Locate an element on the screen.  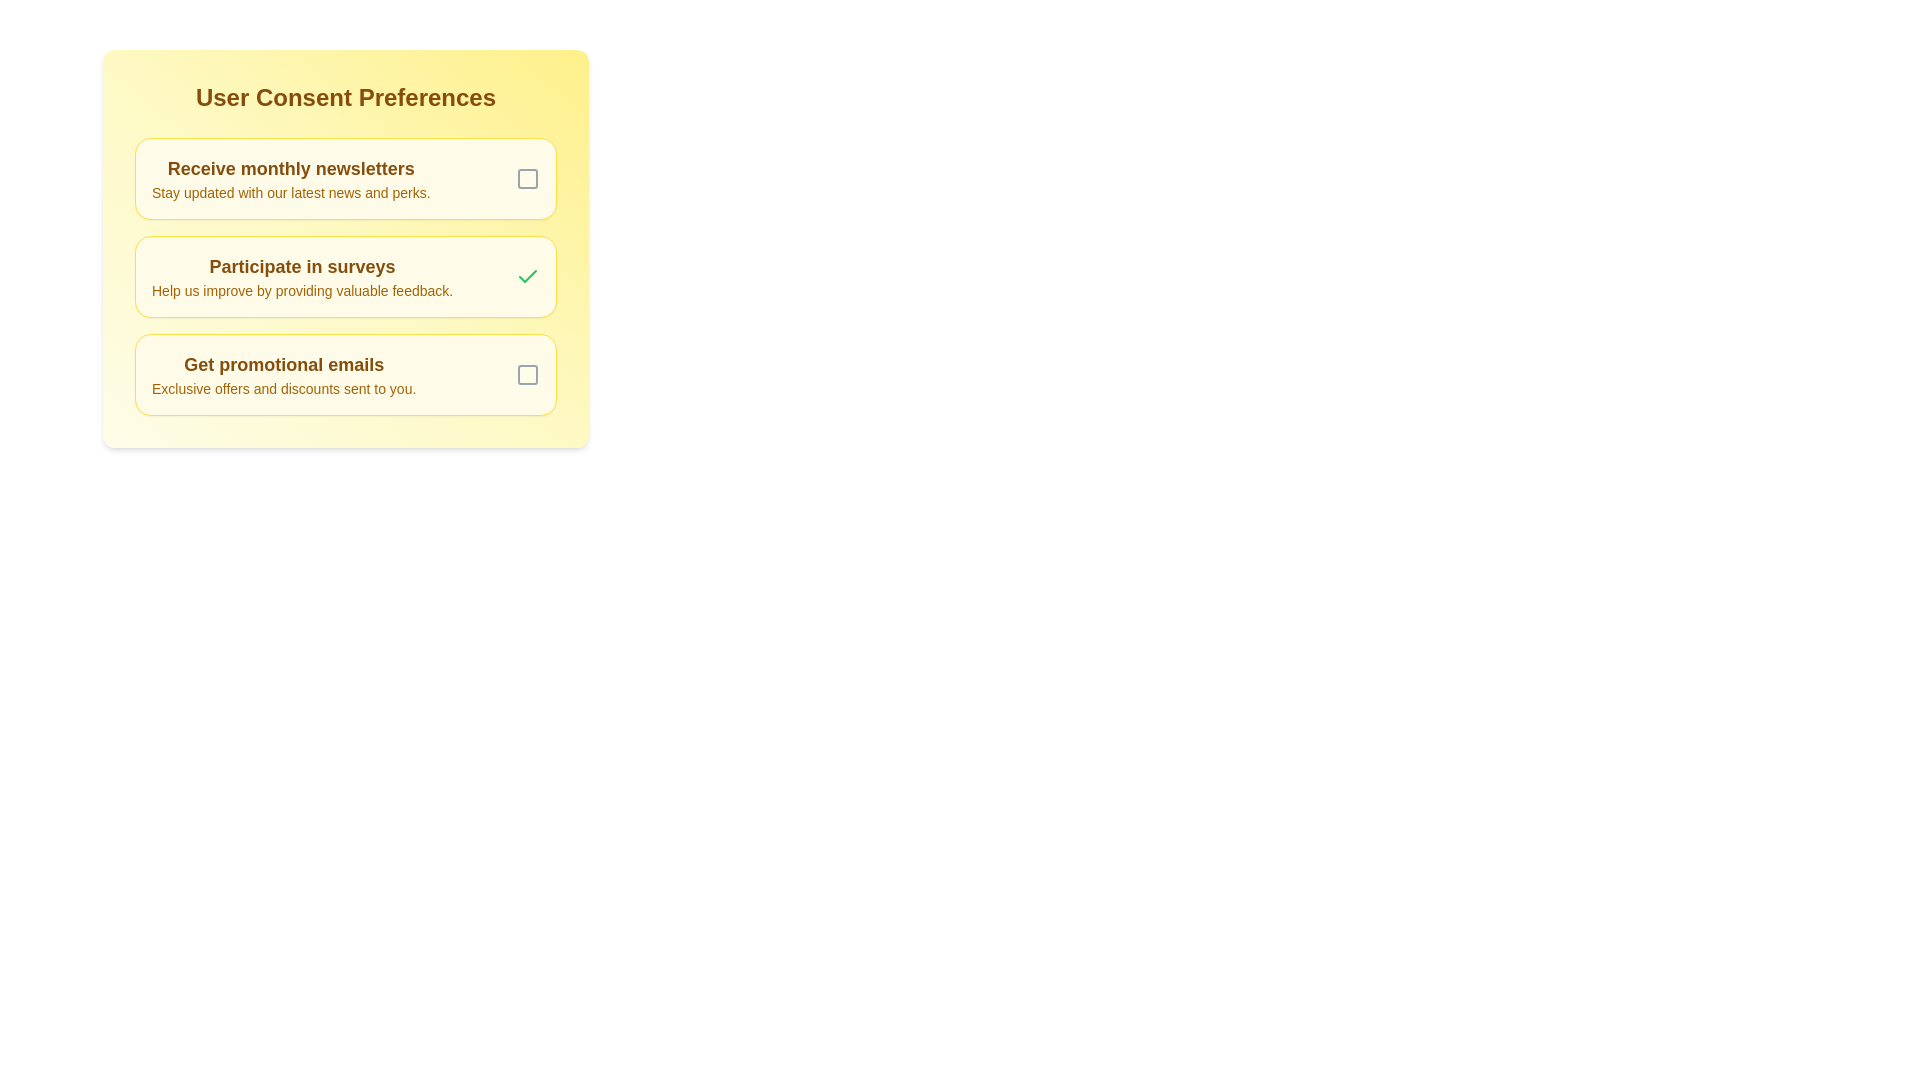
the checkbox located on the far right side of the 'Get promotional emails' section of the consent preferences interface is located at coordinates (528, 374).